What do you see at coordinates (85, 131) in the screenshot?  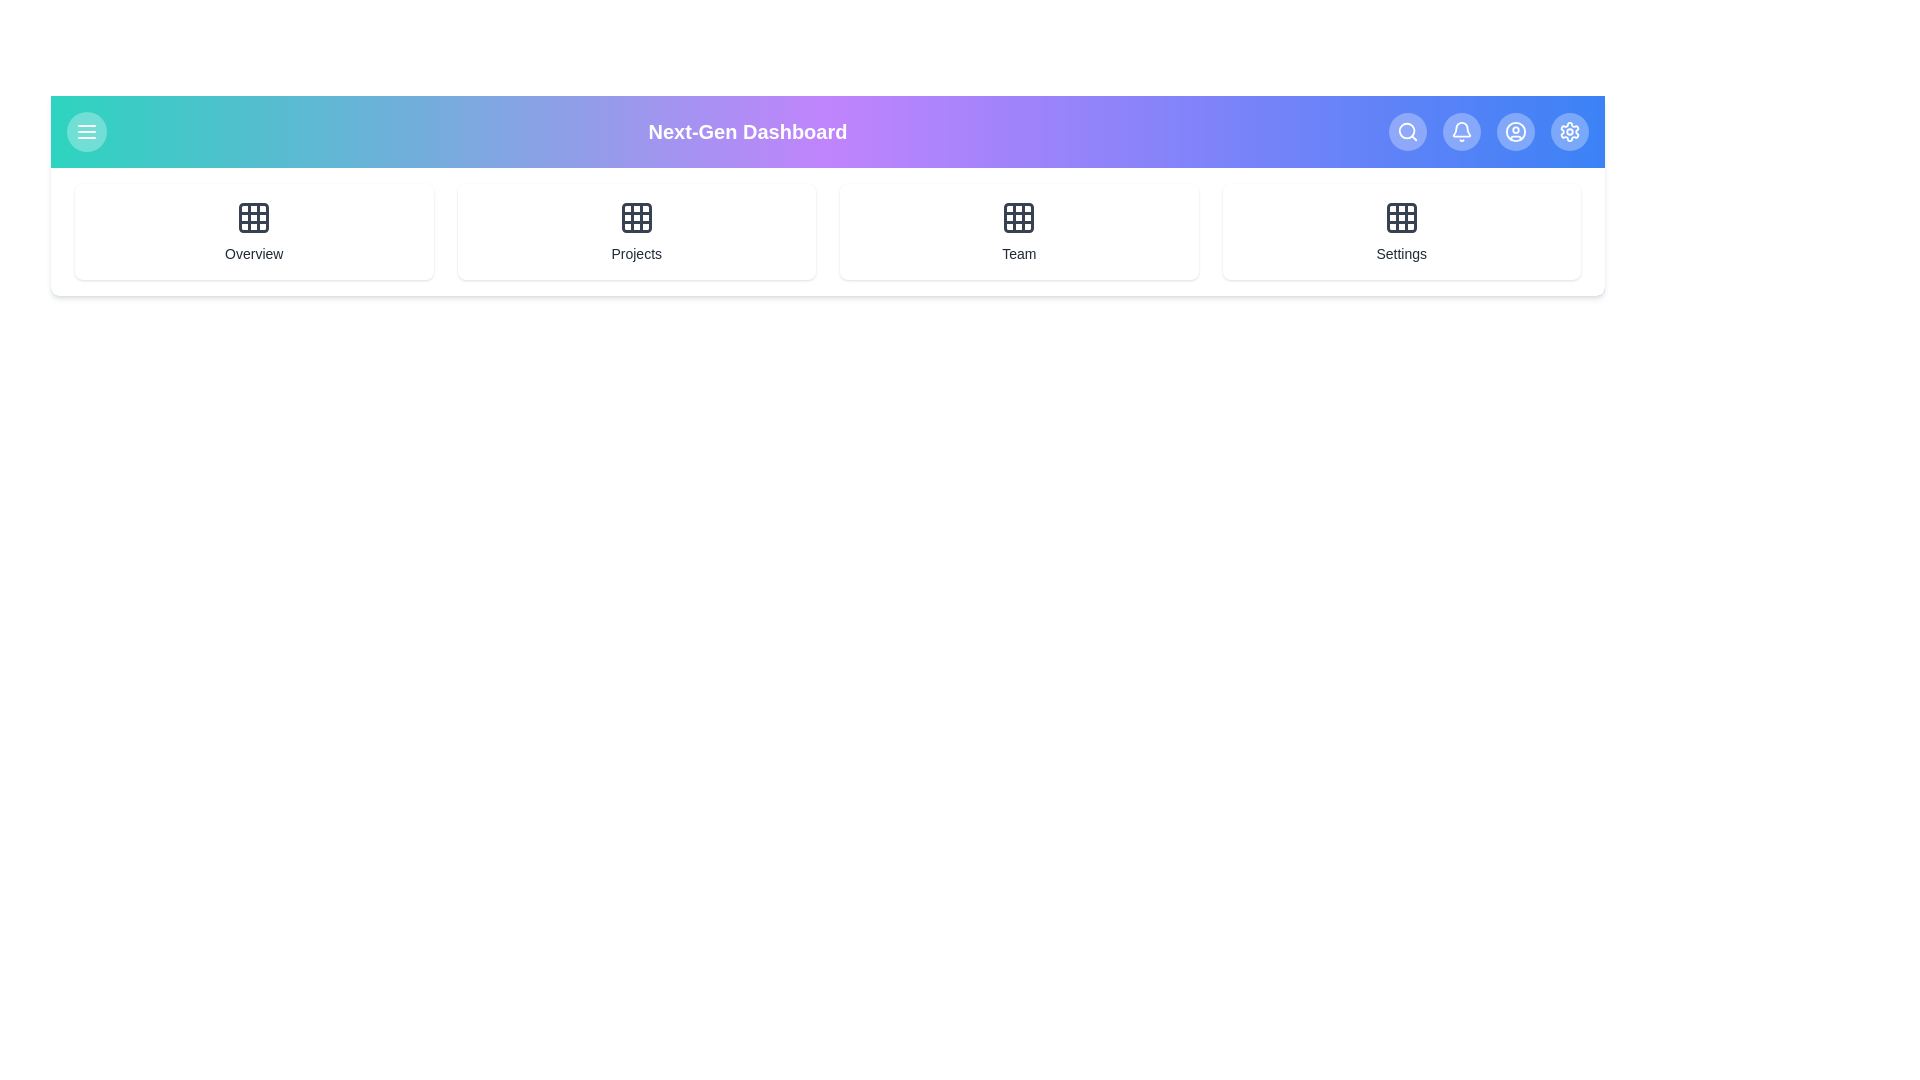 I see `the menu button to toggle the menu visibility` at bounding box center [85, 131].